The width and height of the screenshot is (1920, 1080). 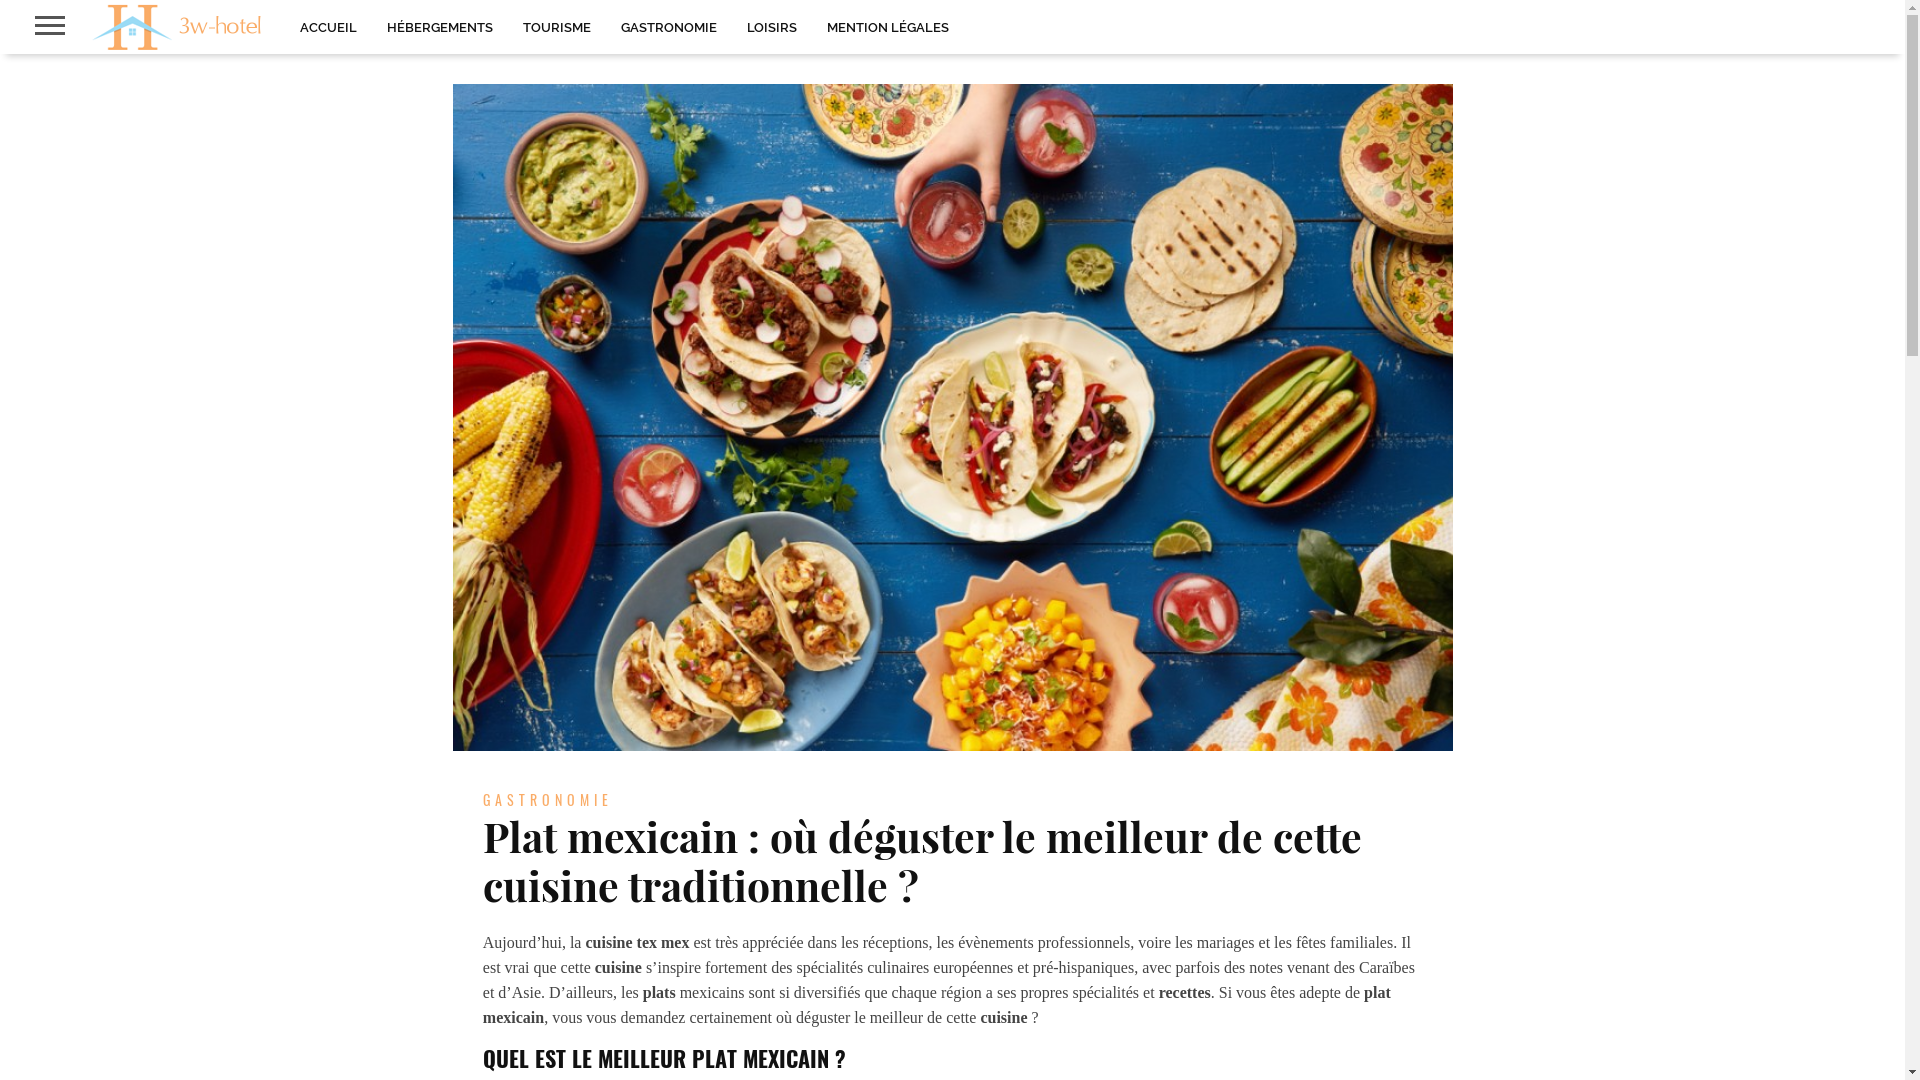 I want to click on 'TOURISME', so click(x=508, y=27).